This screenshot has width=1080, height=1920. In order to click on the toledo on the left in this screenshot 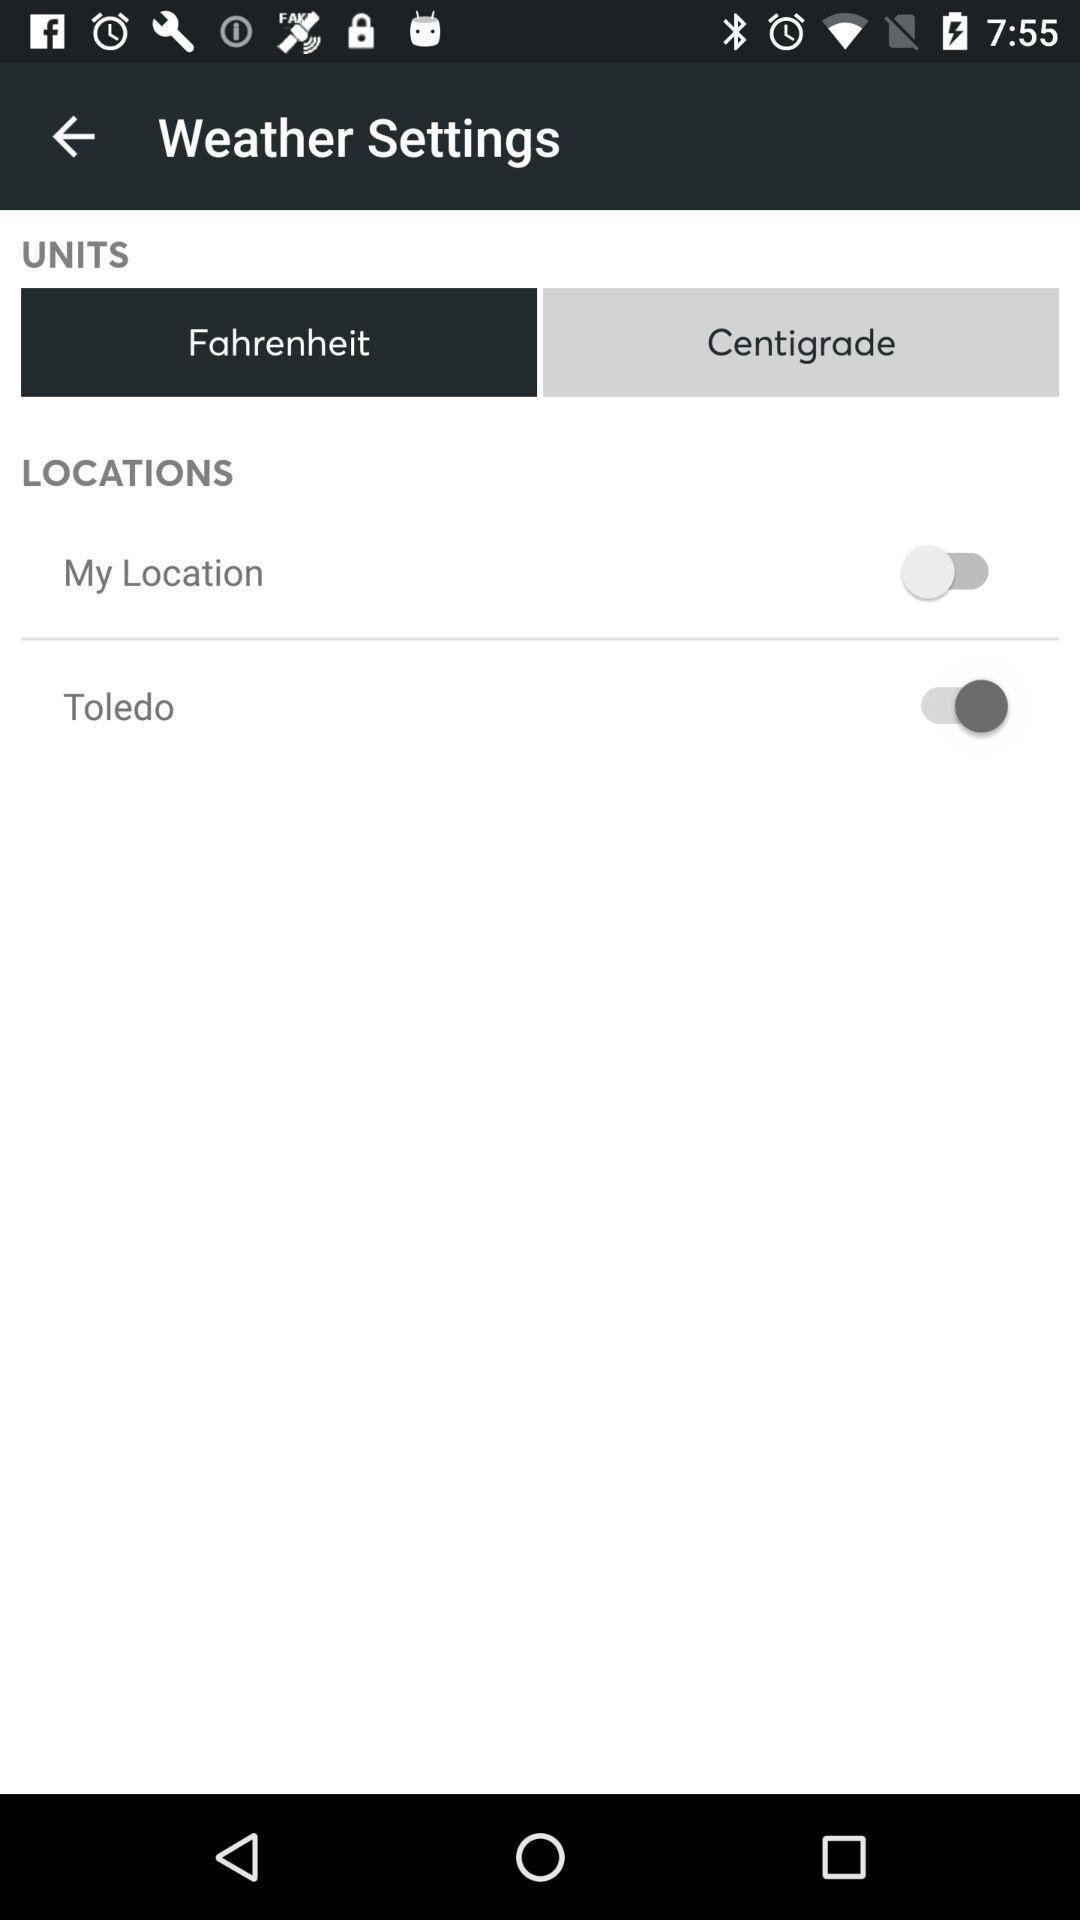, I will do `click(118, 705)`.